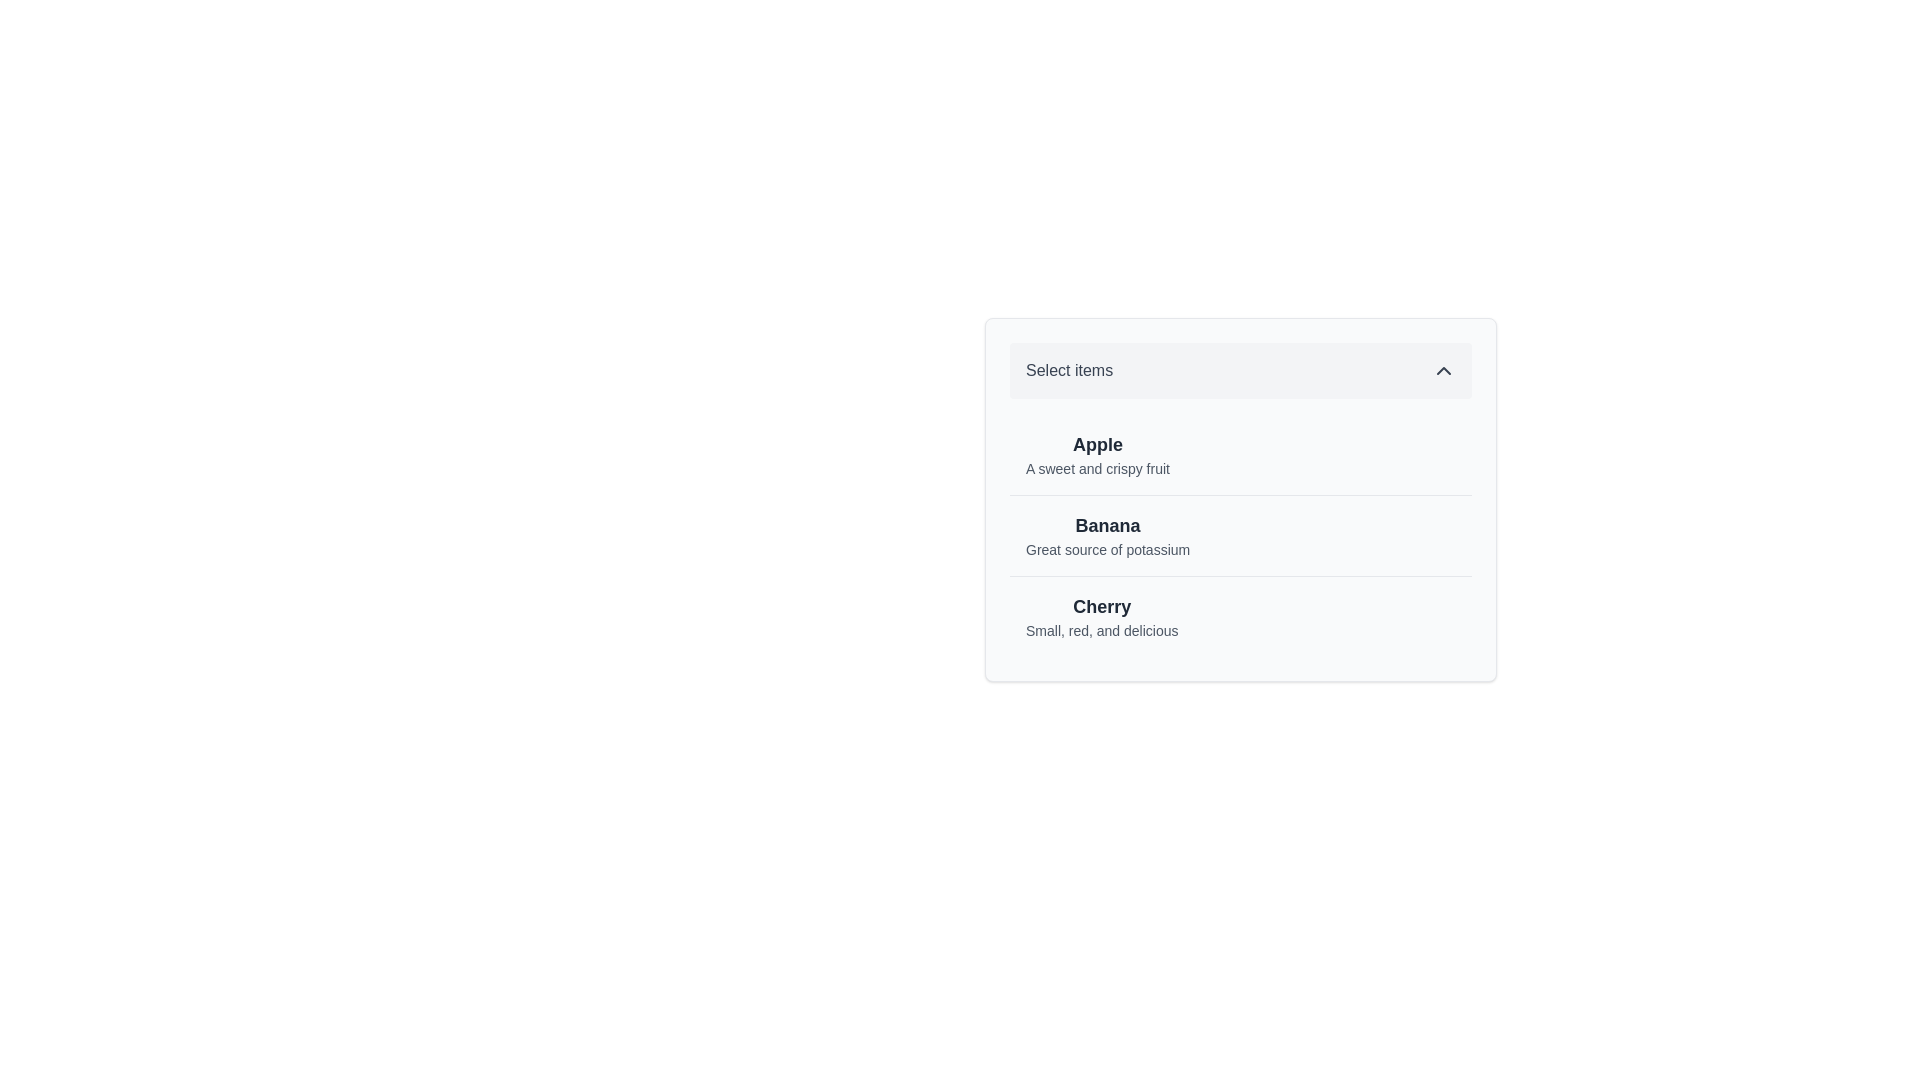 This screenshot has height=1080, width=1920. Describe the element at coordinates (1101, 631) in the screenshot. I see `the text label styled in small gray font that contains the phrase 'Small, red, and delicious', located below 'Cherry' in the dropdown menu` at that location.